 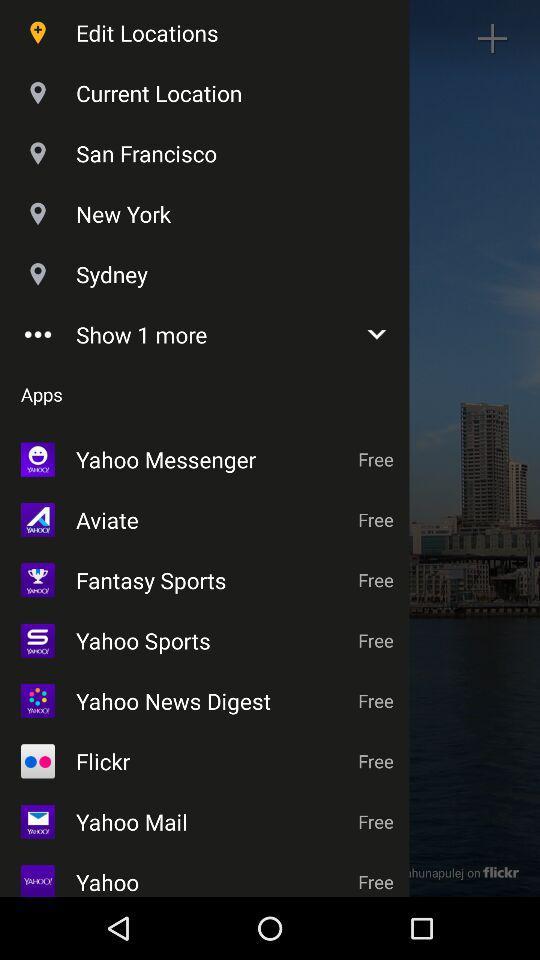 What do you see at coordinates (46, 41) in the screenshot?
I see `the location icon` at bounding box center [46, 41].